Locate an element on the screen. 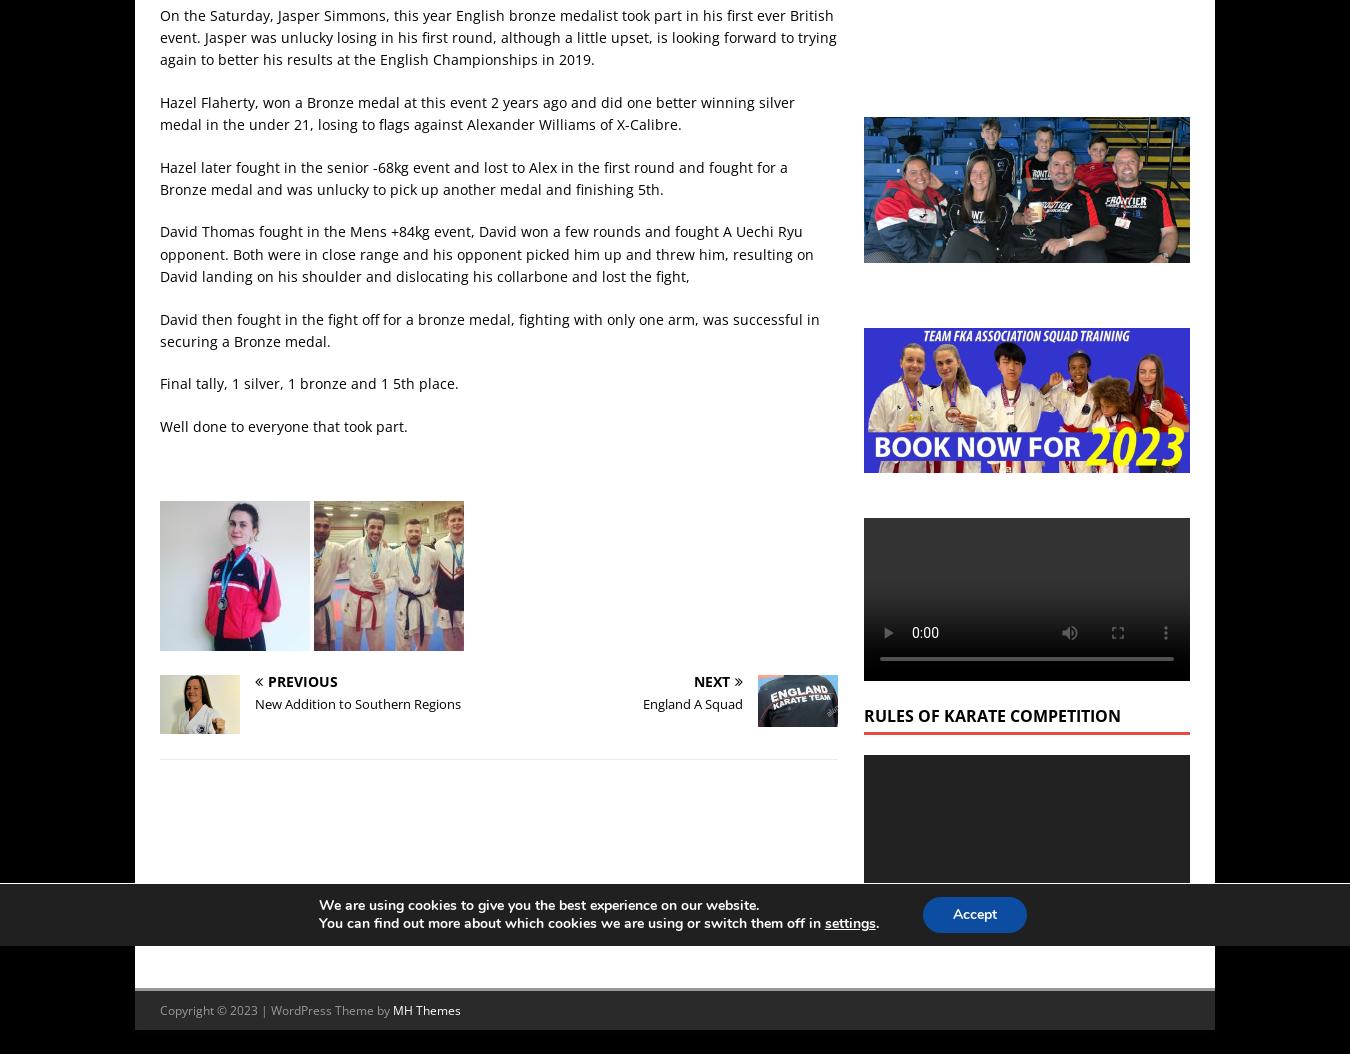 Image resolution: width=1350 pixels, height=1054 pixels. 'England A Squad' is located at coordinates (691, 702).